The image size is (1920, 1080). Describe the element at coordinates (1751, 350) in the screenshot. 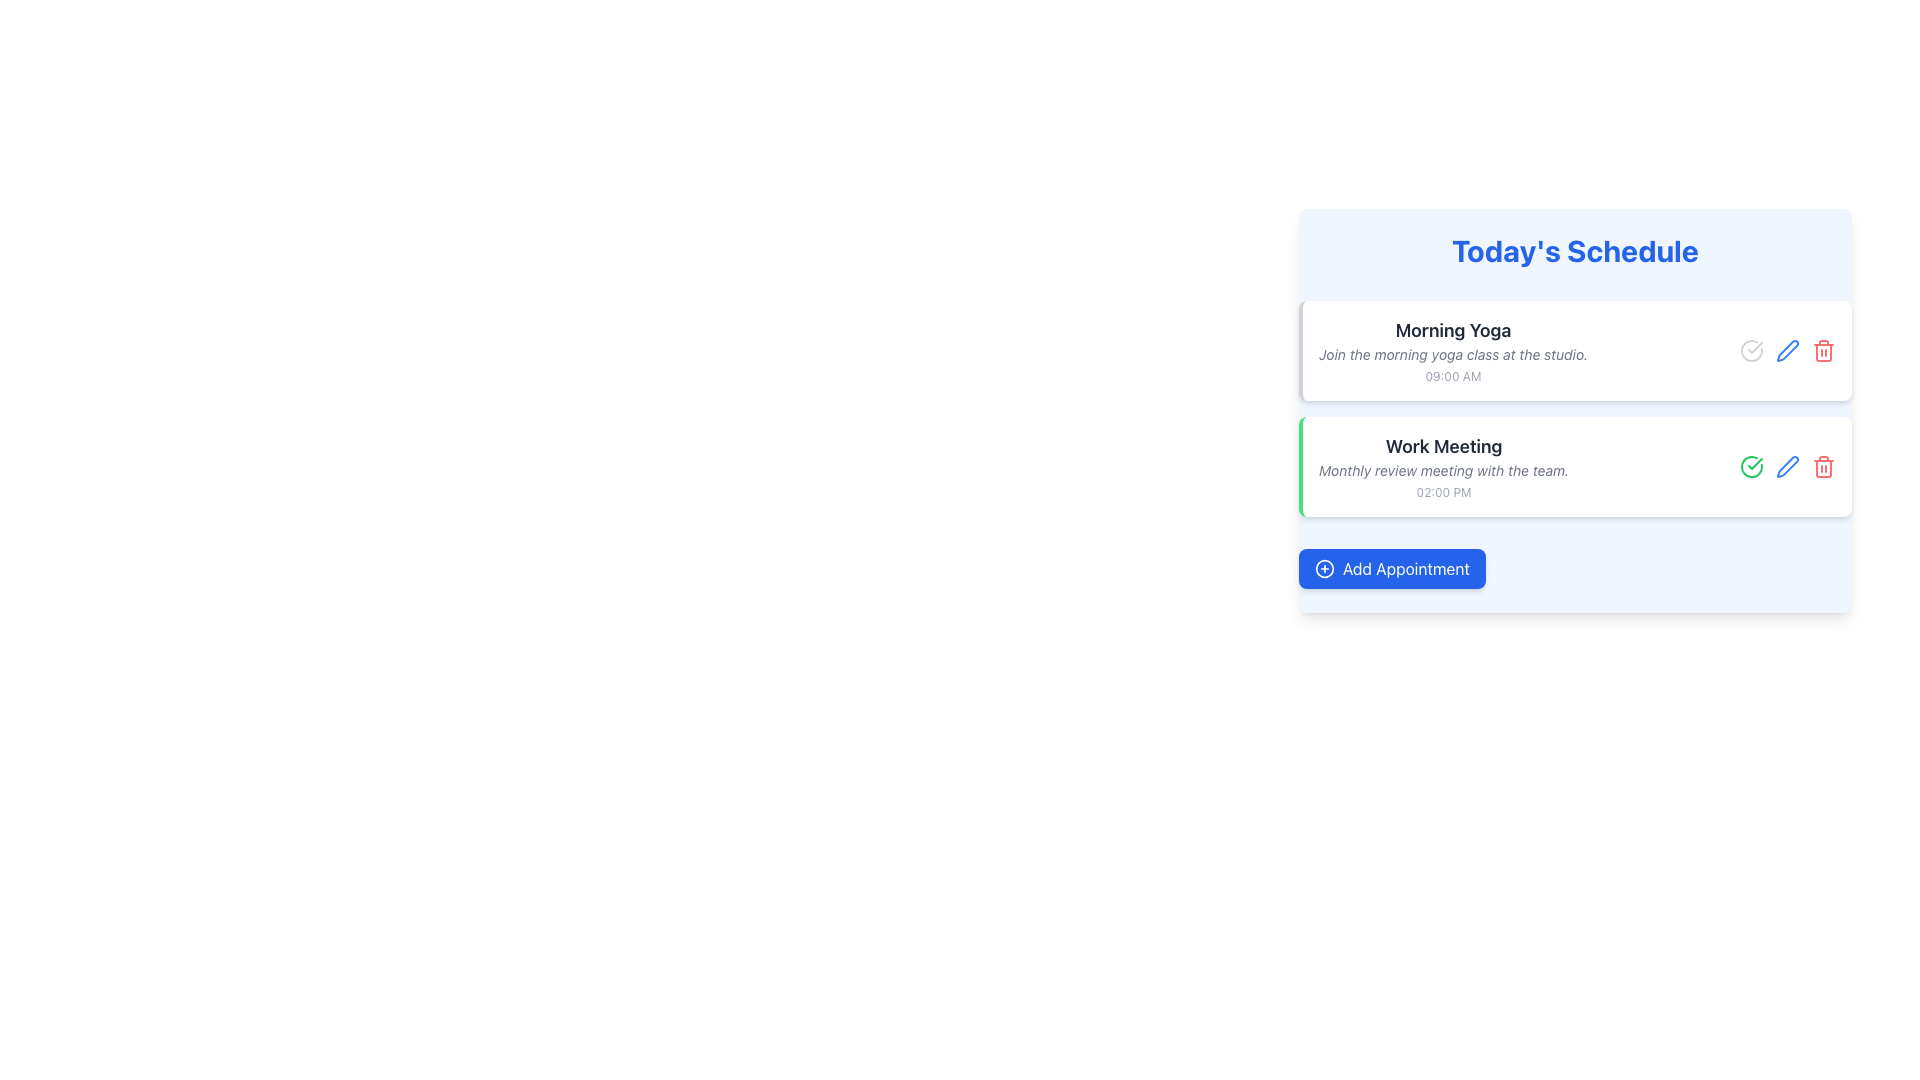

I see `the circular check mark icon in light gray color on the 'Morning Yoga' appointment card to trigger the hover effect` at that location.